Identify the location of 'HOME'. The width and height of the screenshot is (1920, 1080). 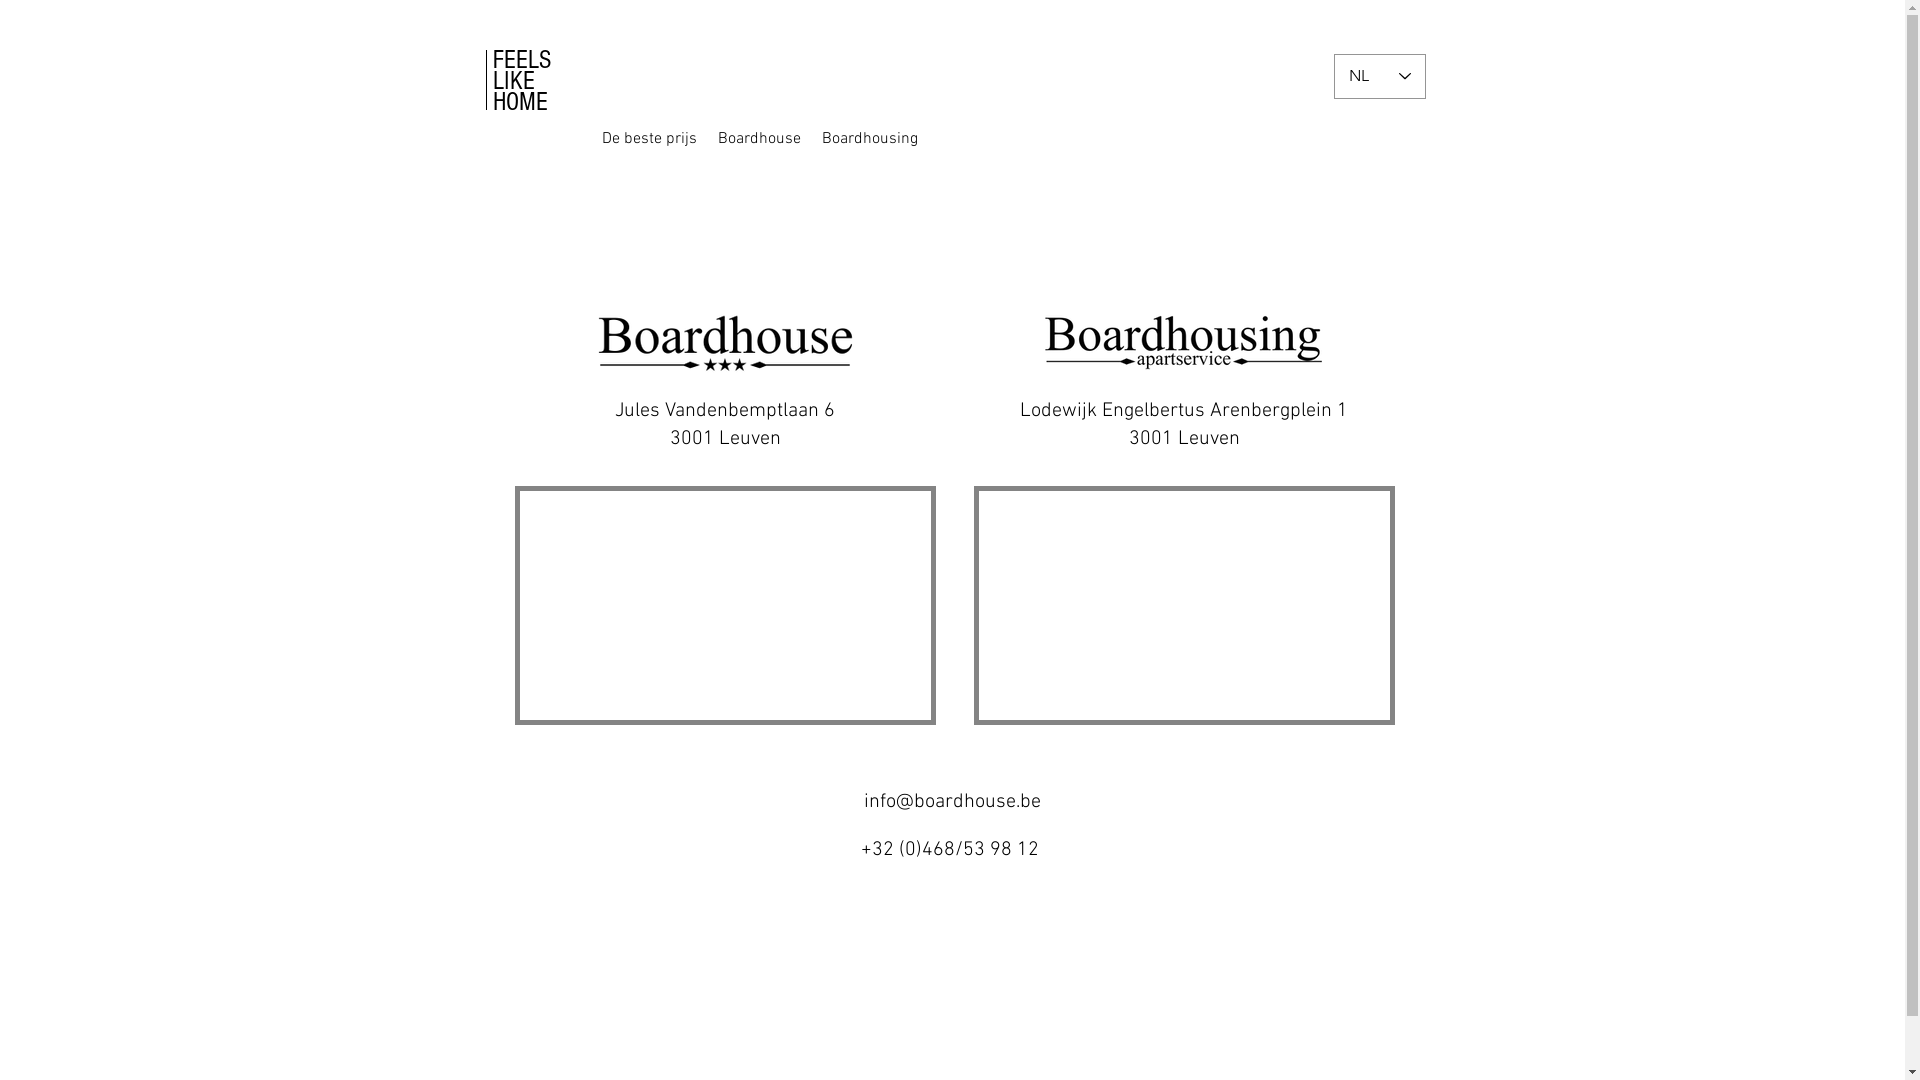
(491, 101).